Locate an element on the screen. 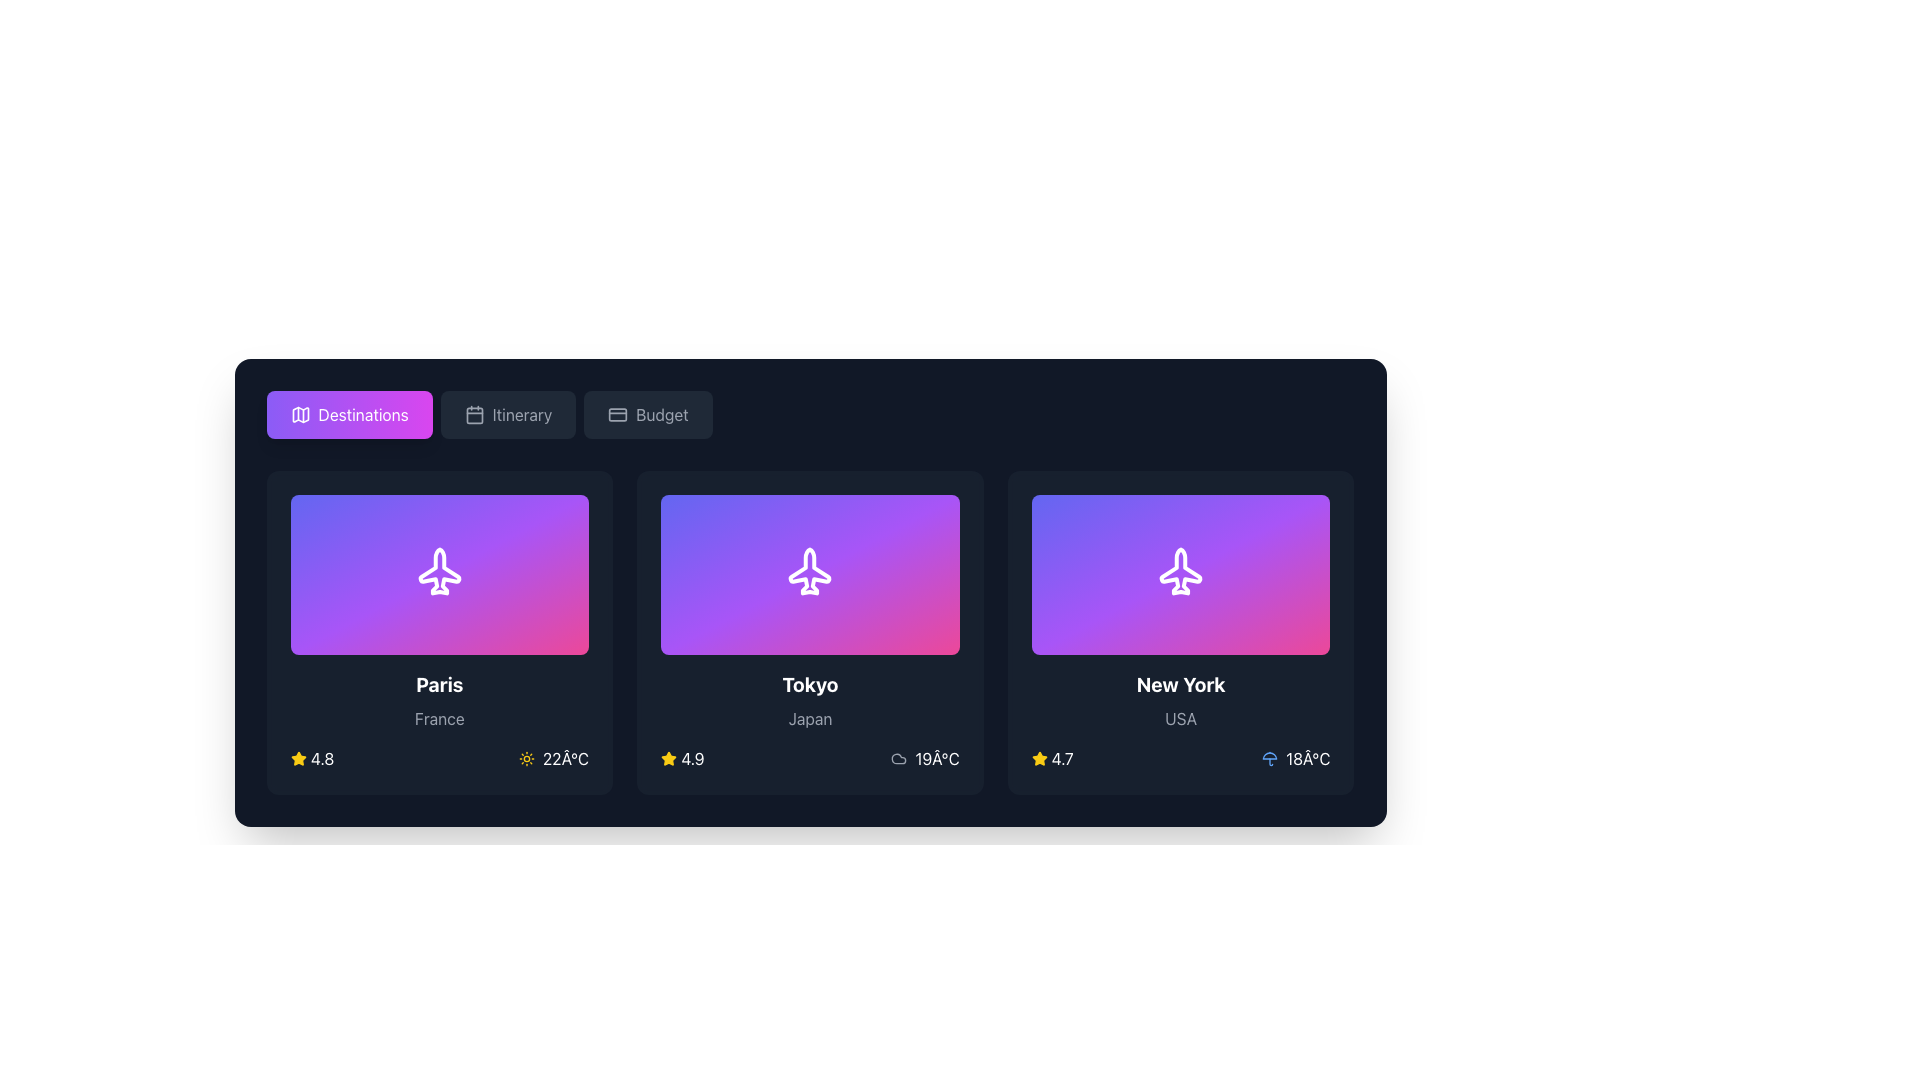  temperature '19°C' and the weather condition displayed next to the gray cloud icon in the informational label for 'Tokyo' is located at coordinates (924, 759).